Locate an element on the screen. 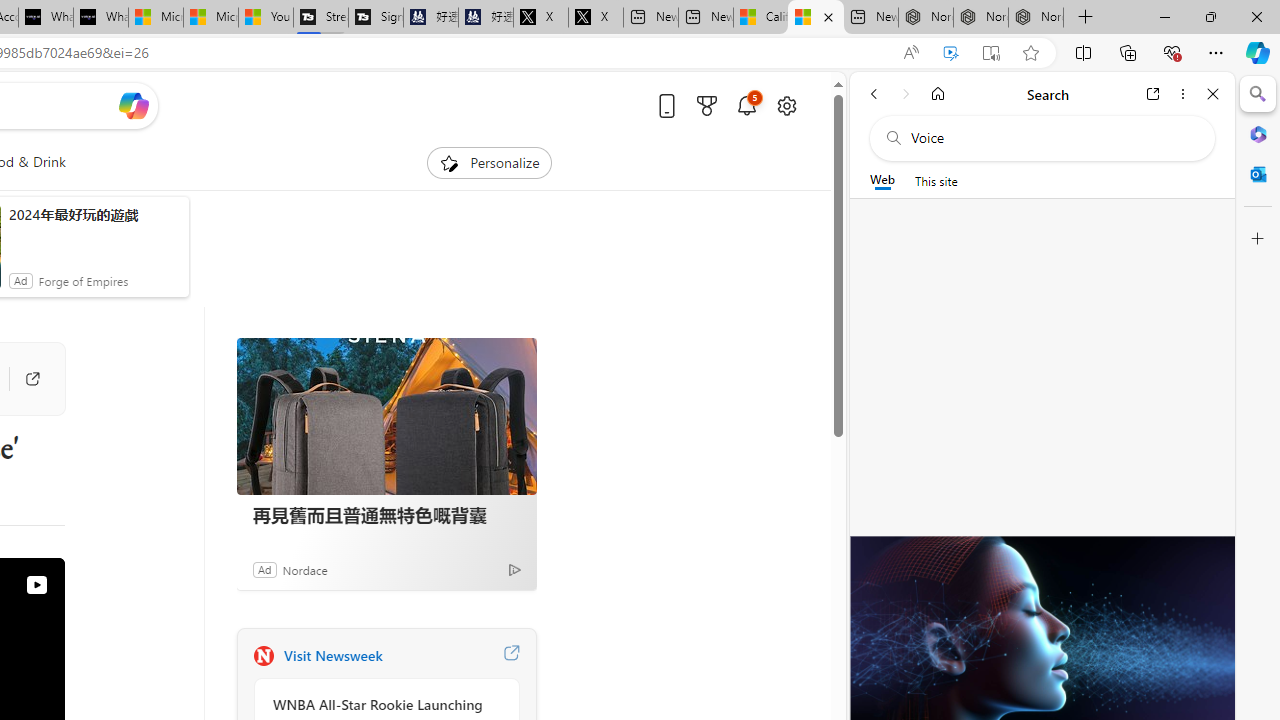 The height and width of the screenshot is (720, 1280). 'Go to publisher' is located at coordinates (32, 379).